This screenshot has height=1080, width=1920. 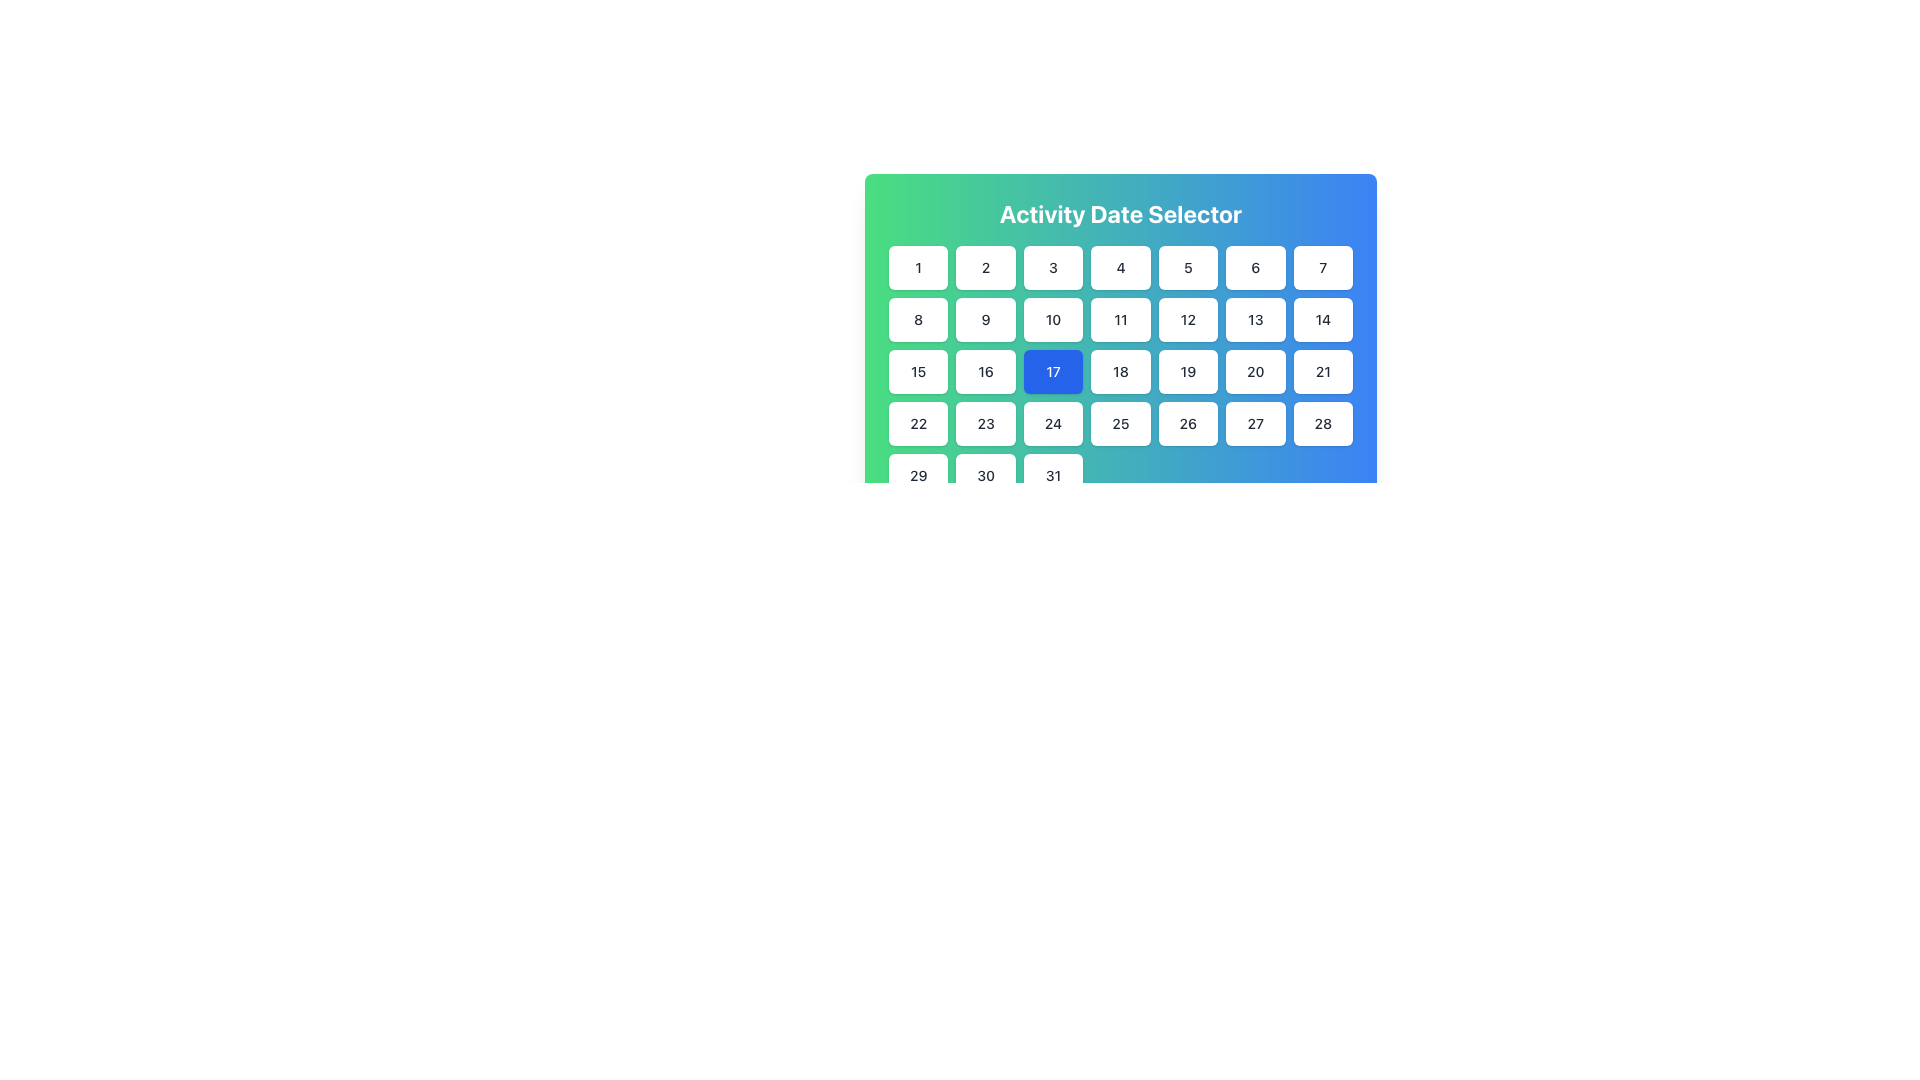 I want to click on the button displaying the number '14', which has a white background and gray text, so click(x=1323, y=319).